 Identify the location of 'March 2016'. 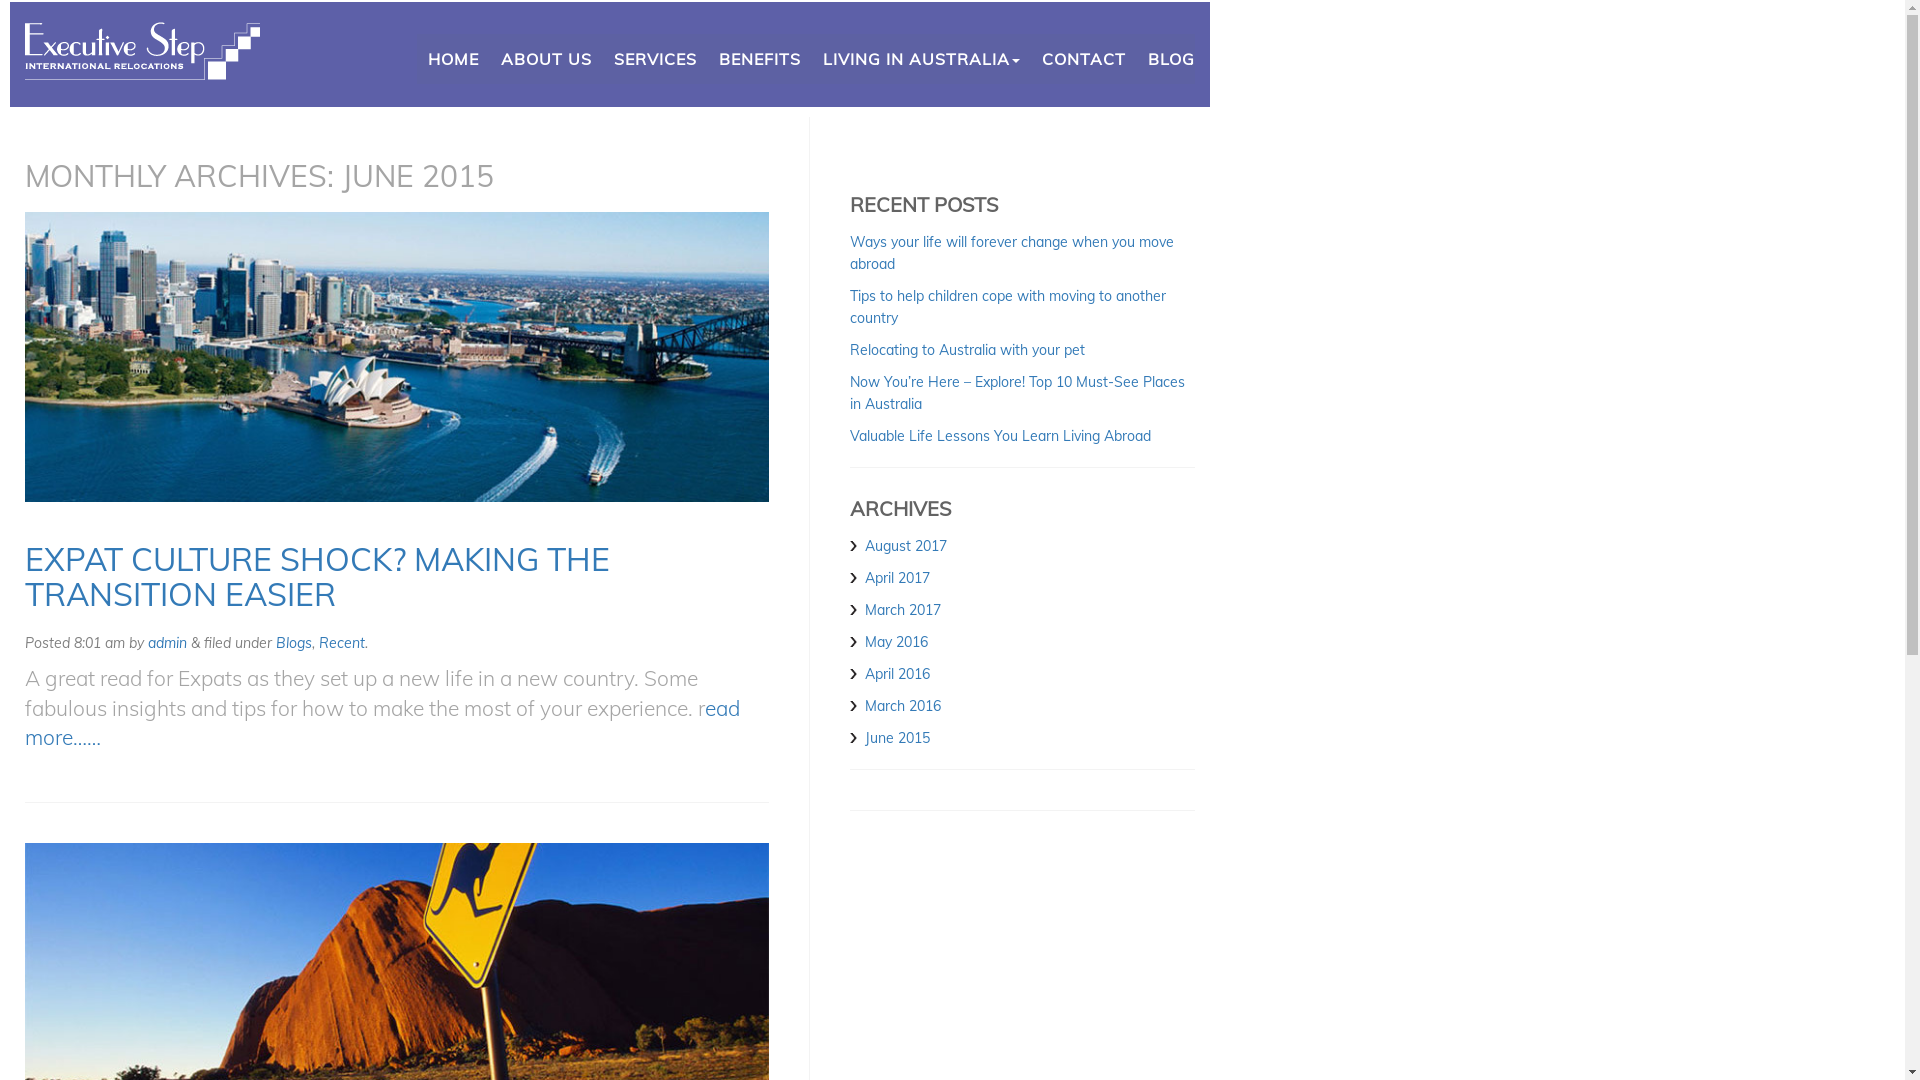
(901, 704).